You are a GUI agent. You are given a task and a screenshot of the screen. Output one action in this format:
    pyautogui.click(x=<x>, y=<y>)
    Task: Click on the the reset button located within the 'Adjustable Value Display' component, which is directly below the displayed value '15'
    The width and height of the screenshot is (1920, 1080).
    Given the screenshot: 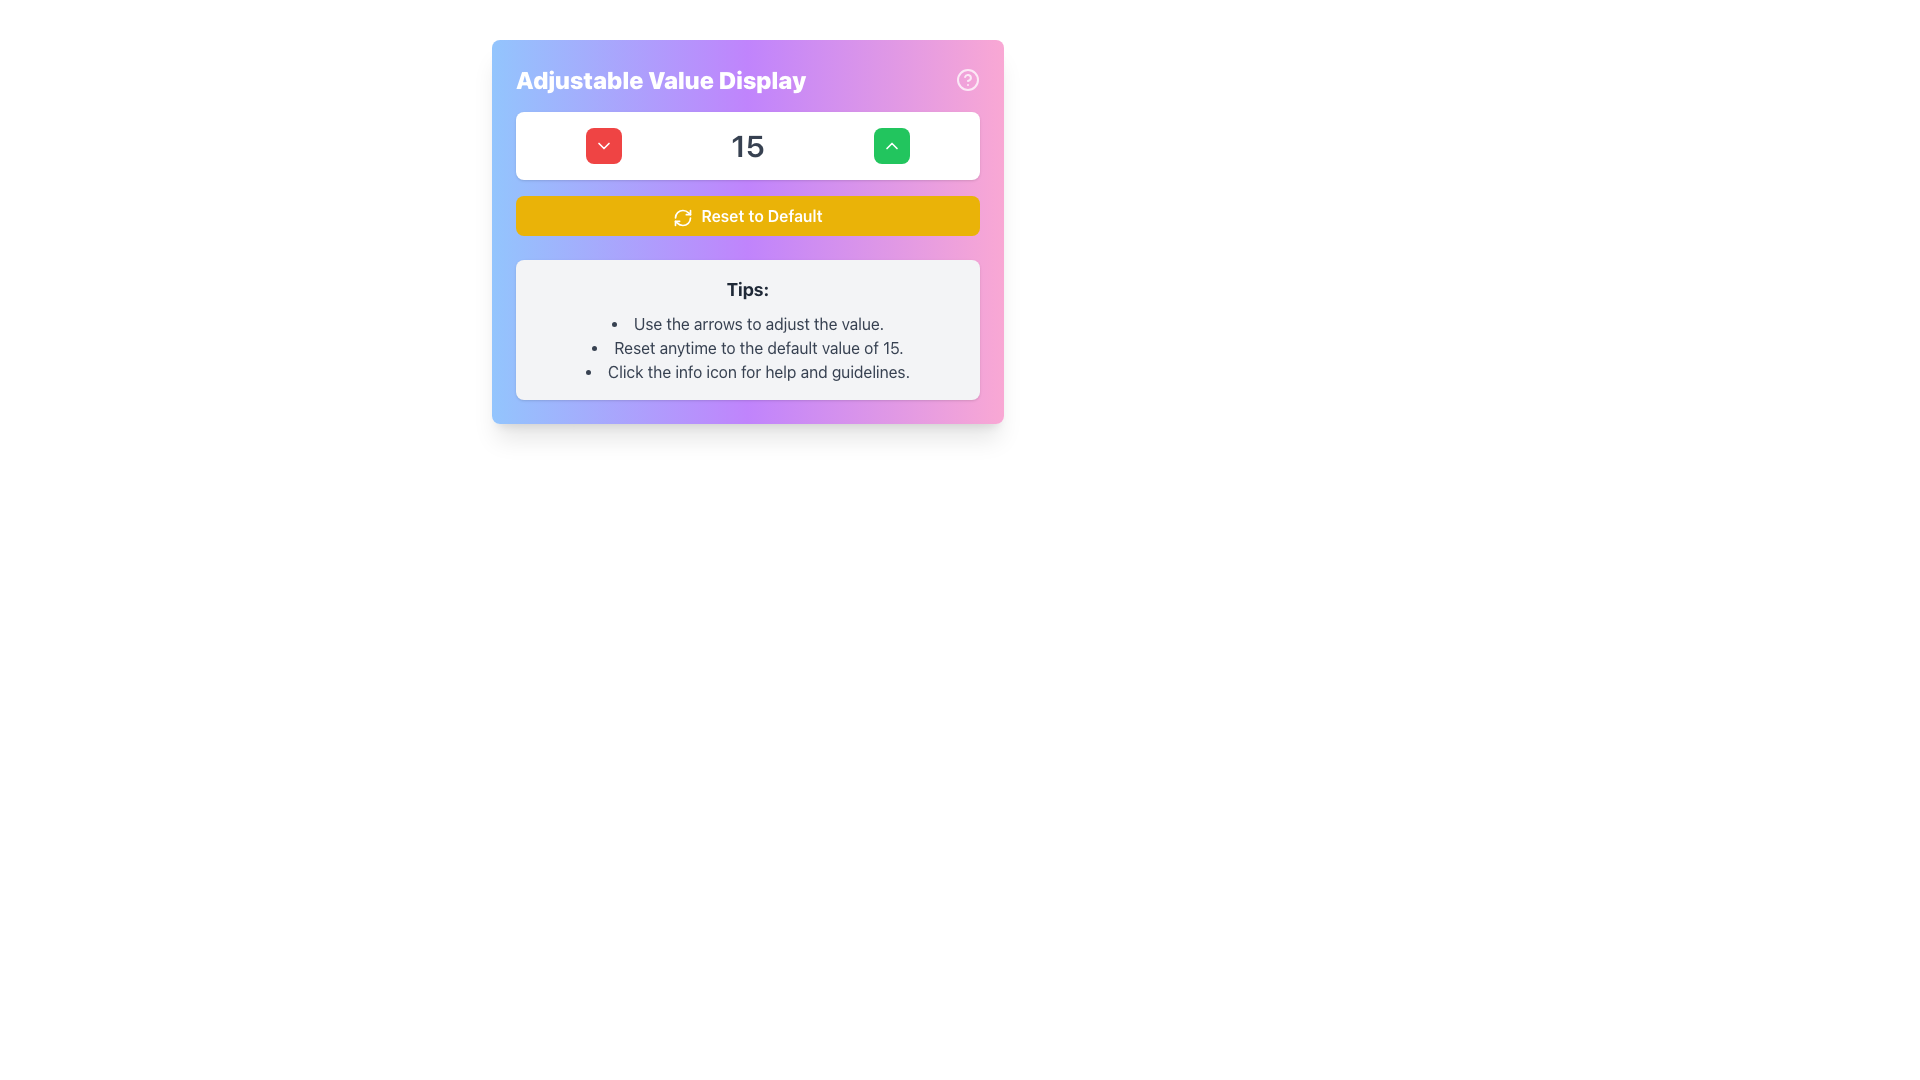 What is the action you would take?
    pyautogui.click(x=747, y=216)
    